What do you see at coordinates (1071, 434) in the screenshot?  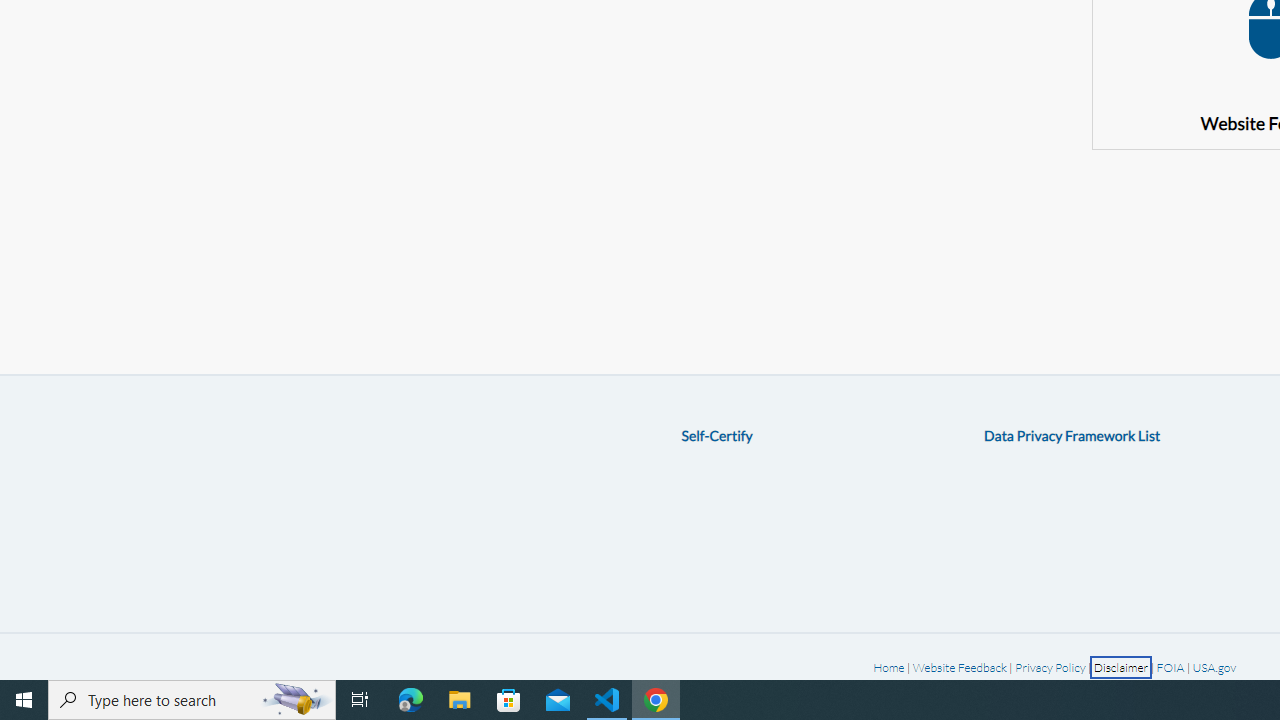 I see `'Data Privacy Framework List'` at bounding box center [1071, 434].